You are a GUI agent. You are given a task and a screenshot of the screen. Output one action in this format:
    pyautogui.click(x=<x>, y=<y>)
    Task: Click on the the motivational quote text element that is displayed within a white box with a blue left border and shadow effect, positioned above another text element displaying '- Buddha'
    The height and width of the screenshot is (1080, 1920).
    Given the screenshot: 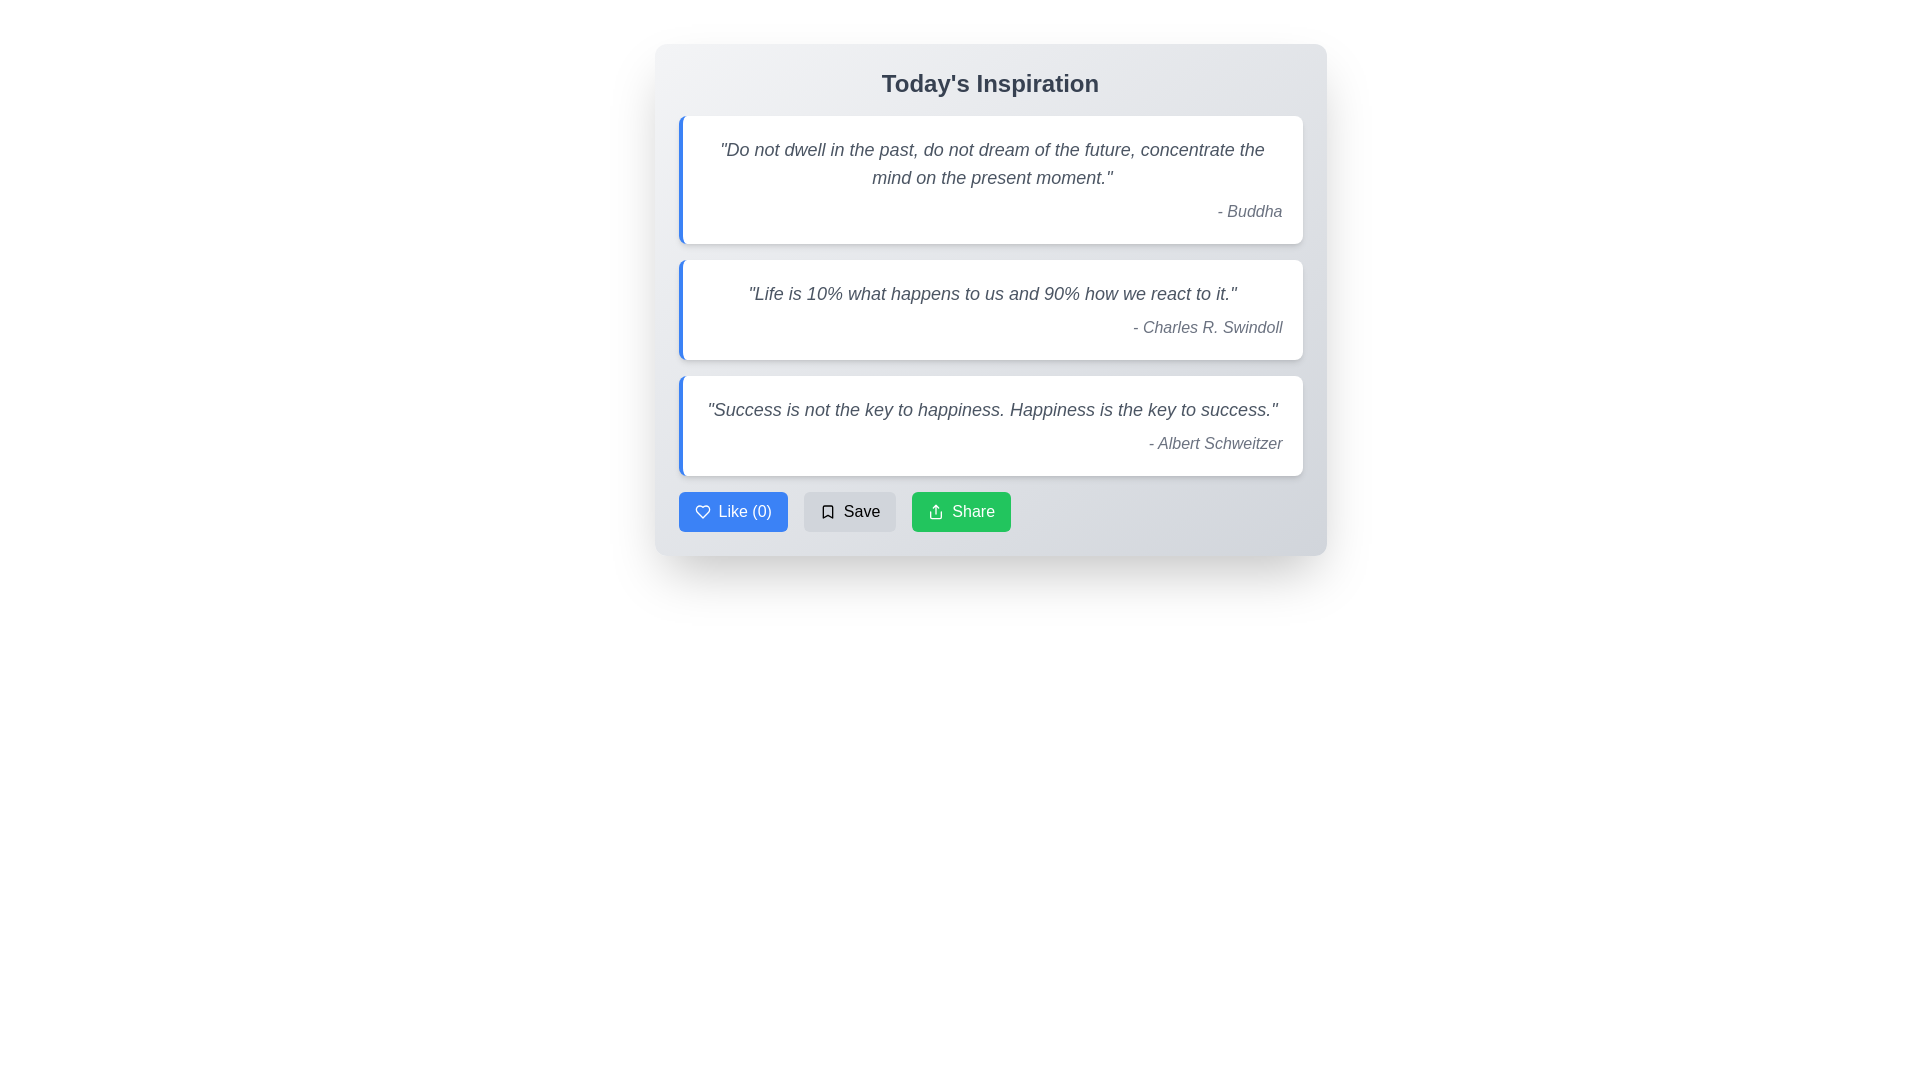 What is the action you would take?
    pyautogui.click(x=992, y=163)
    